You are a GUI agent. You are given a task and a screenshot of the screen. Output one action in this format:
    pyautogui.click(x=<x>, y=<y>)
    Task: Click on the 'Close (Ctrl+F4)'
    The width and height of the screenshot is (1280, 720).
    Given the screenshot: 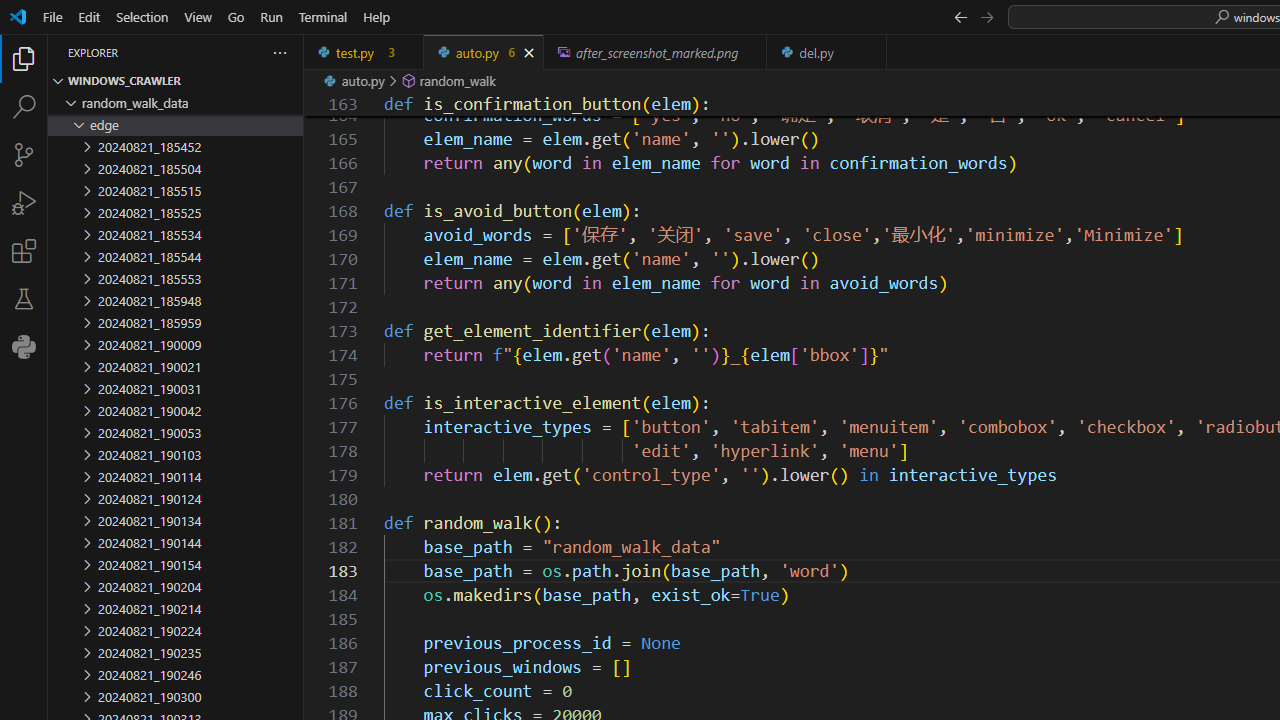 What is the action you would take?
    pyautogui.click(x=872, y=51)
    